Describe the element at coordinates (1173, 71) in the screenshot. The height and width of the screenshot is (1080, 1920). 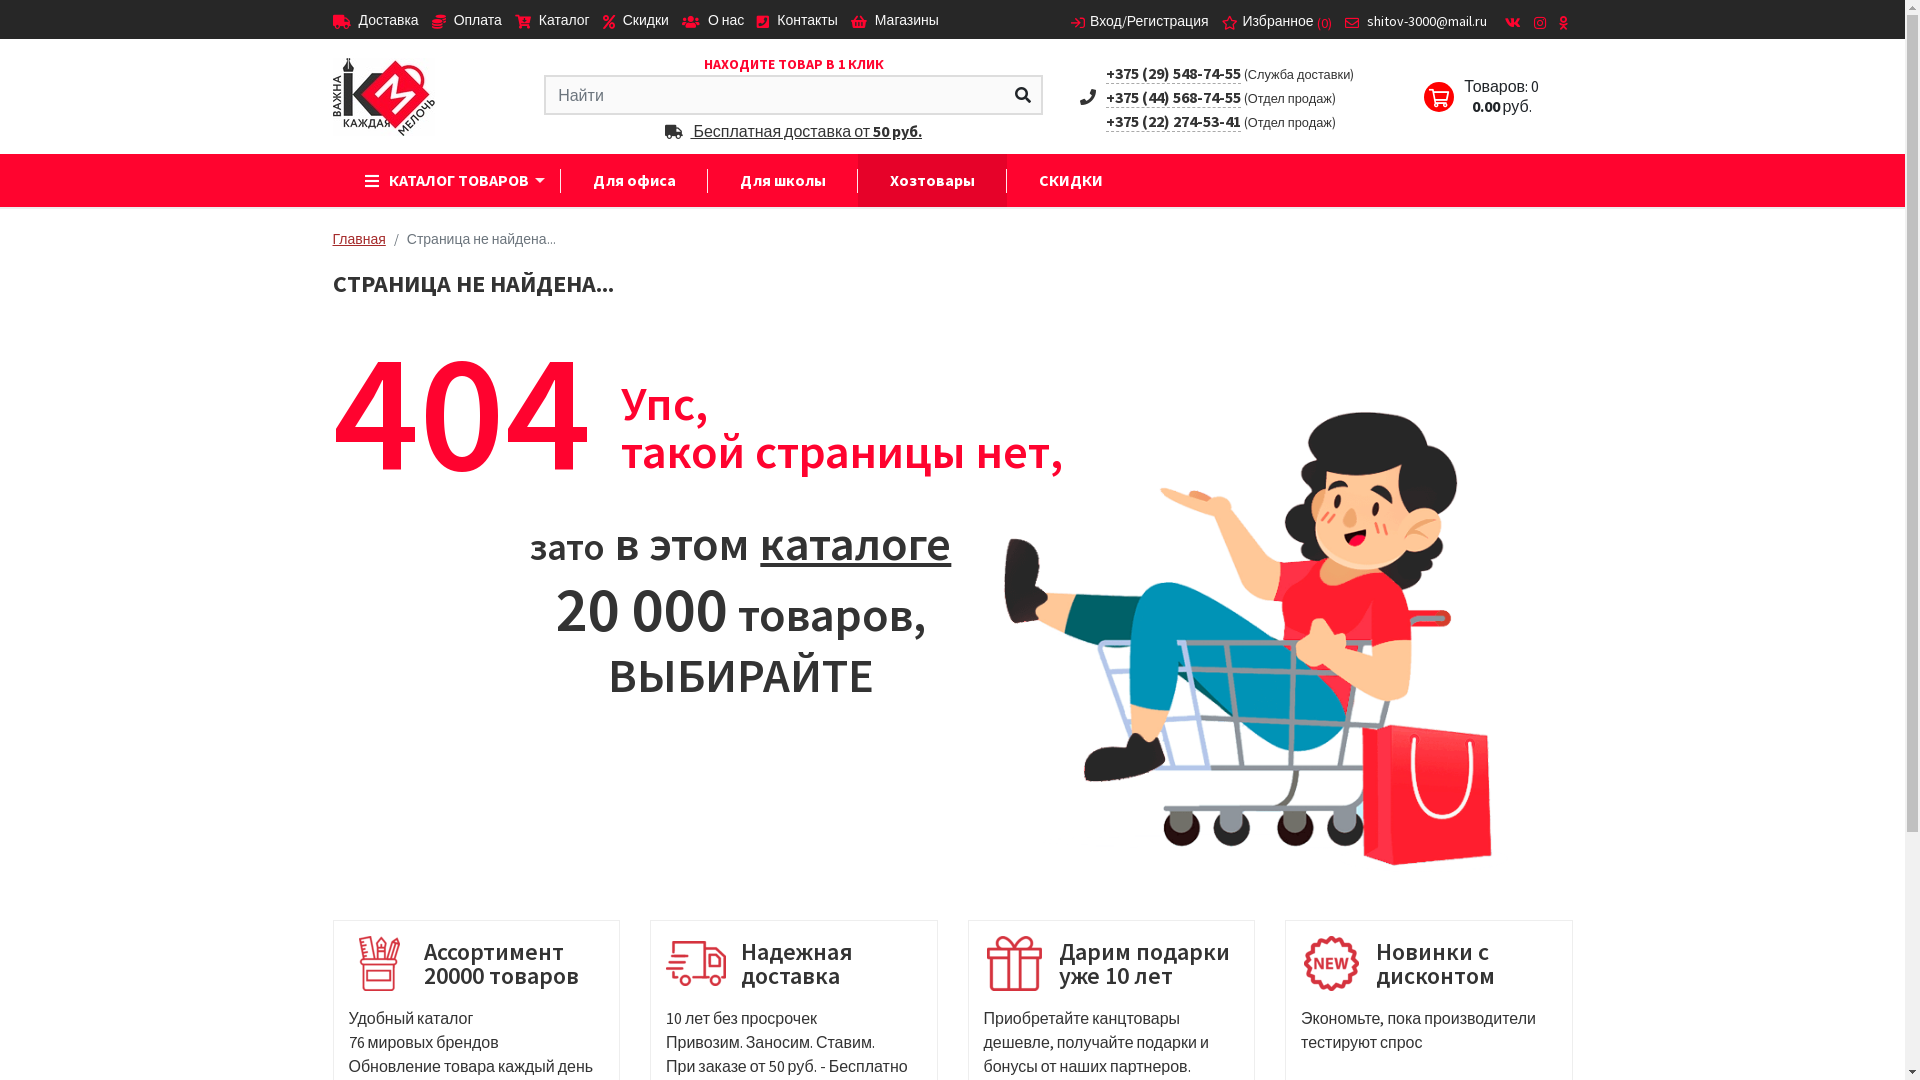
I see `'+375 (29) 548-74-55'` at that location.